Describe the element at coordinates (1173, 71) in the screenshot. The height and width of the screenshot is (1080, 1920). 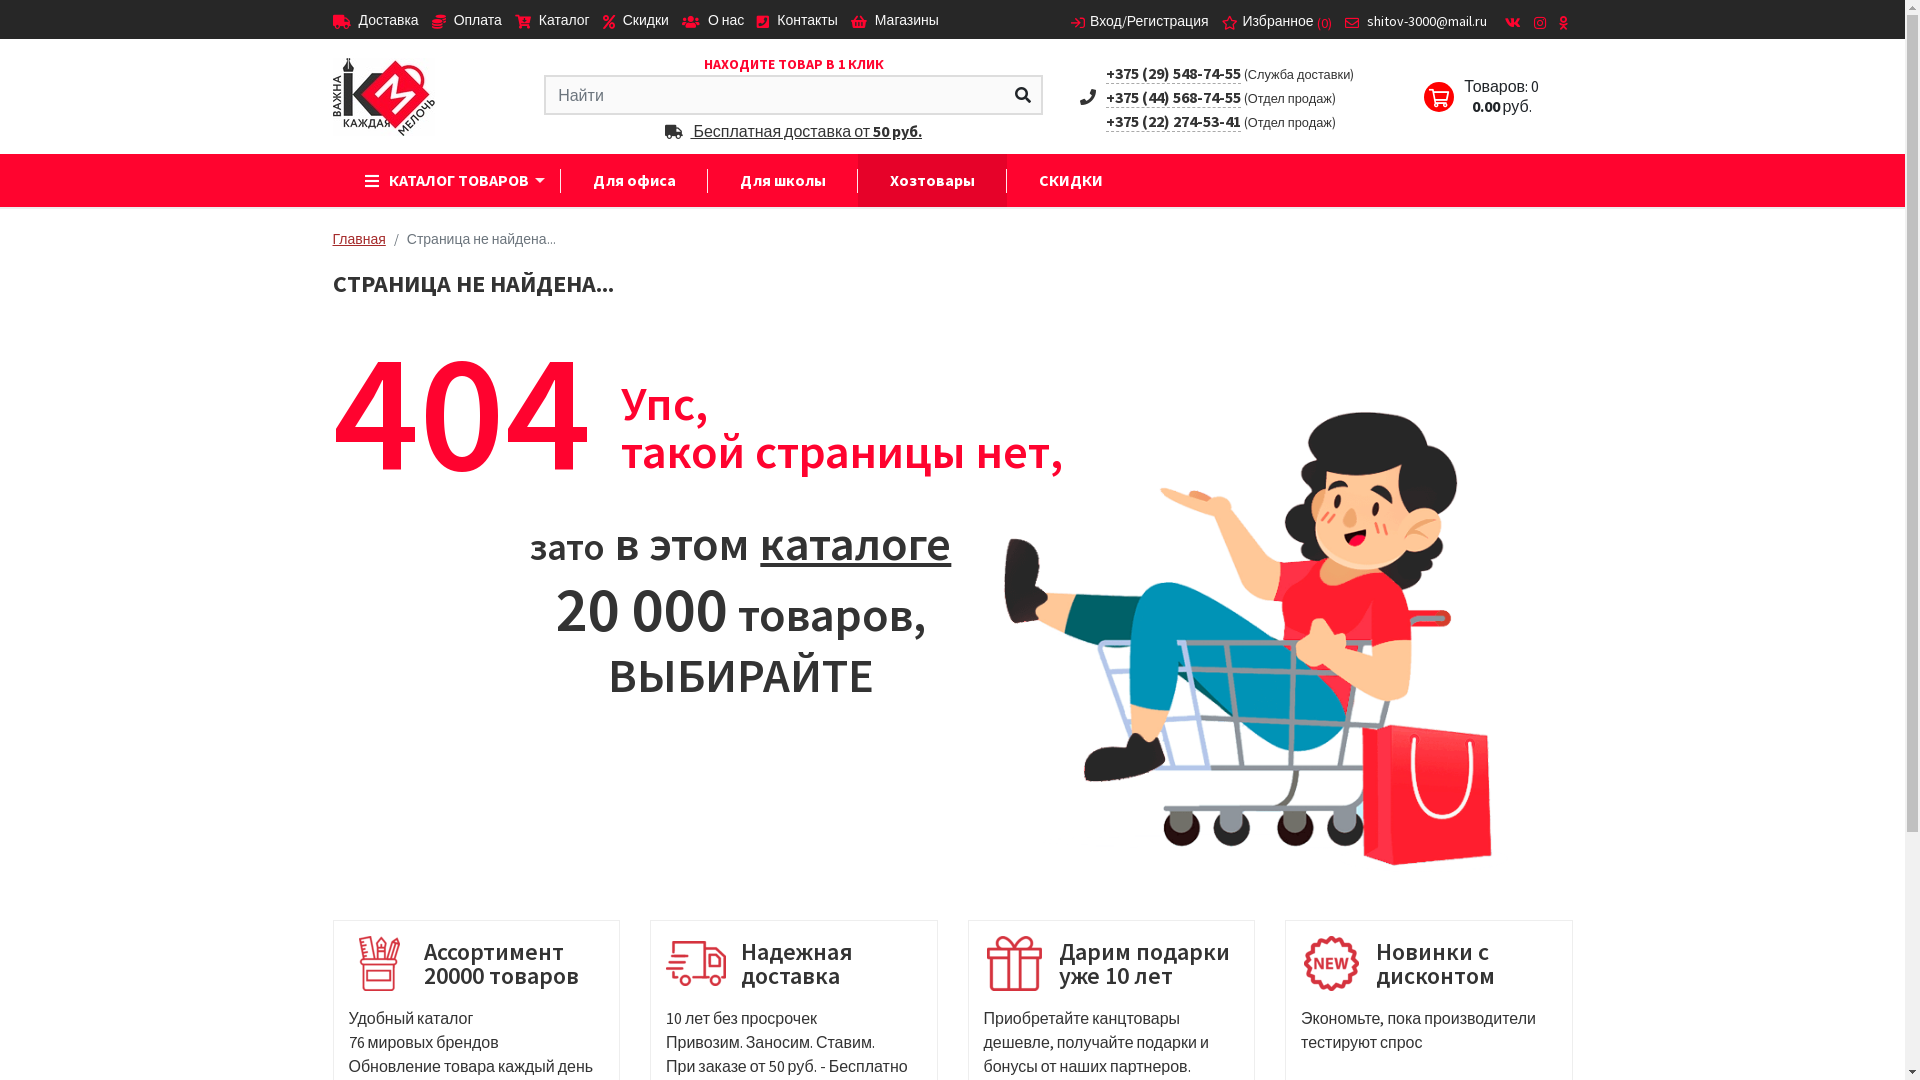
I see `'+375 (29) 548-74-55'` at that location.